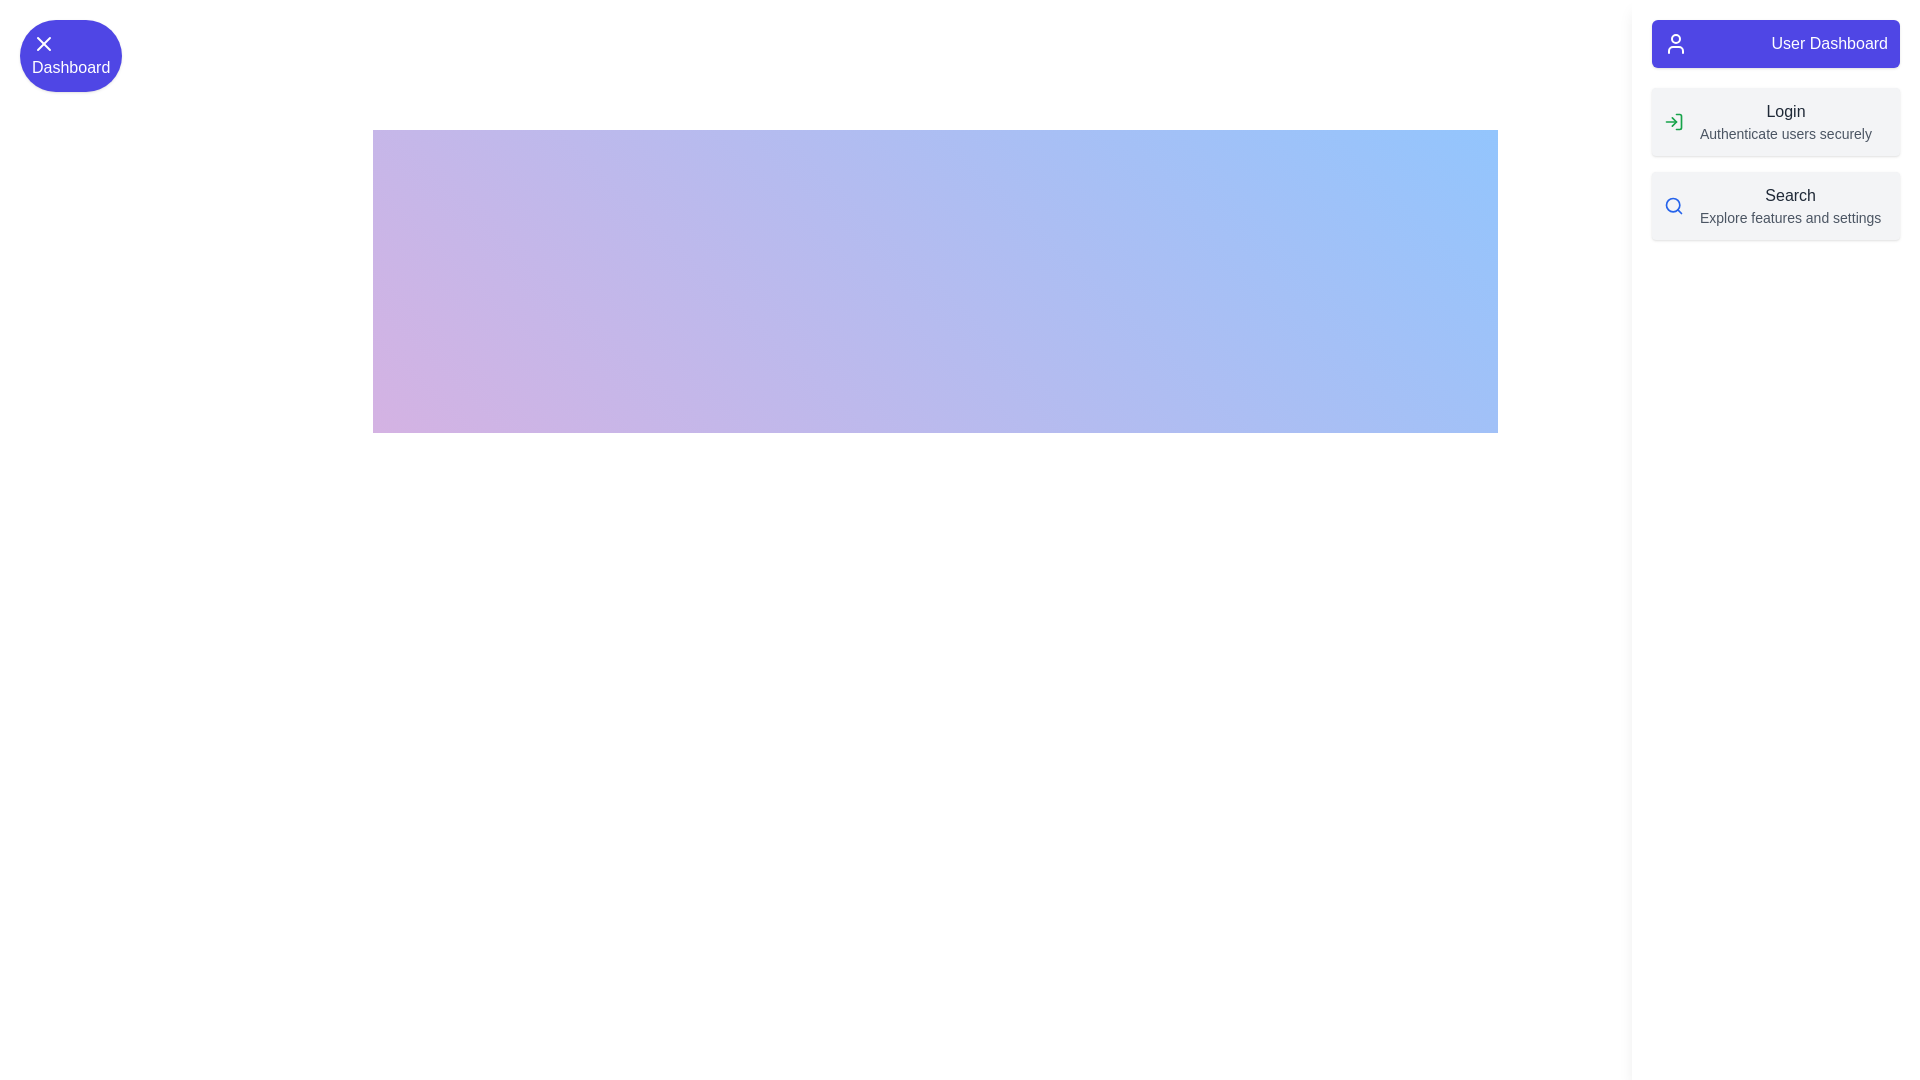  What do you see at coordinates (1776, 43) in the screenshot?
I see `the drawer header to interact with it` at bounding box center [1776, 43].